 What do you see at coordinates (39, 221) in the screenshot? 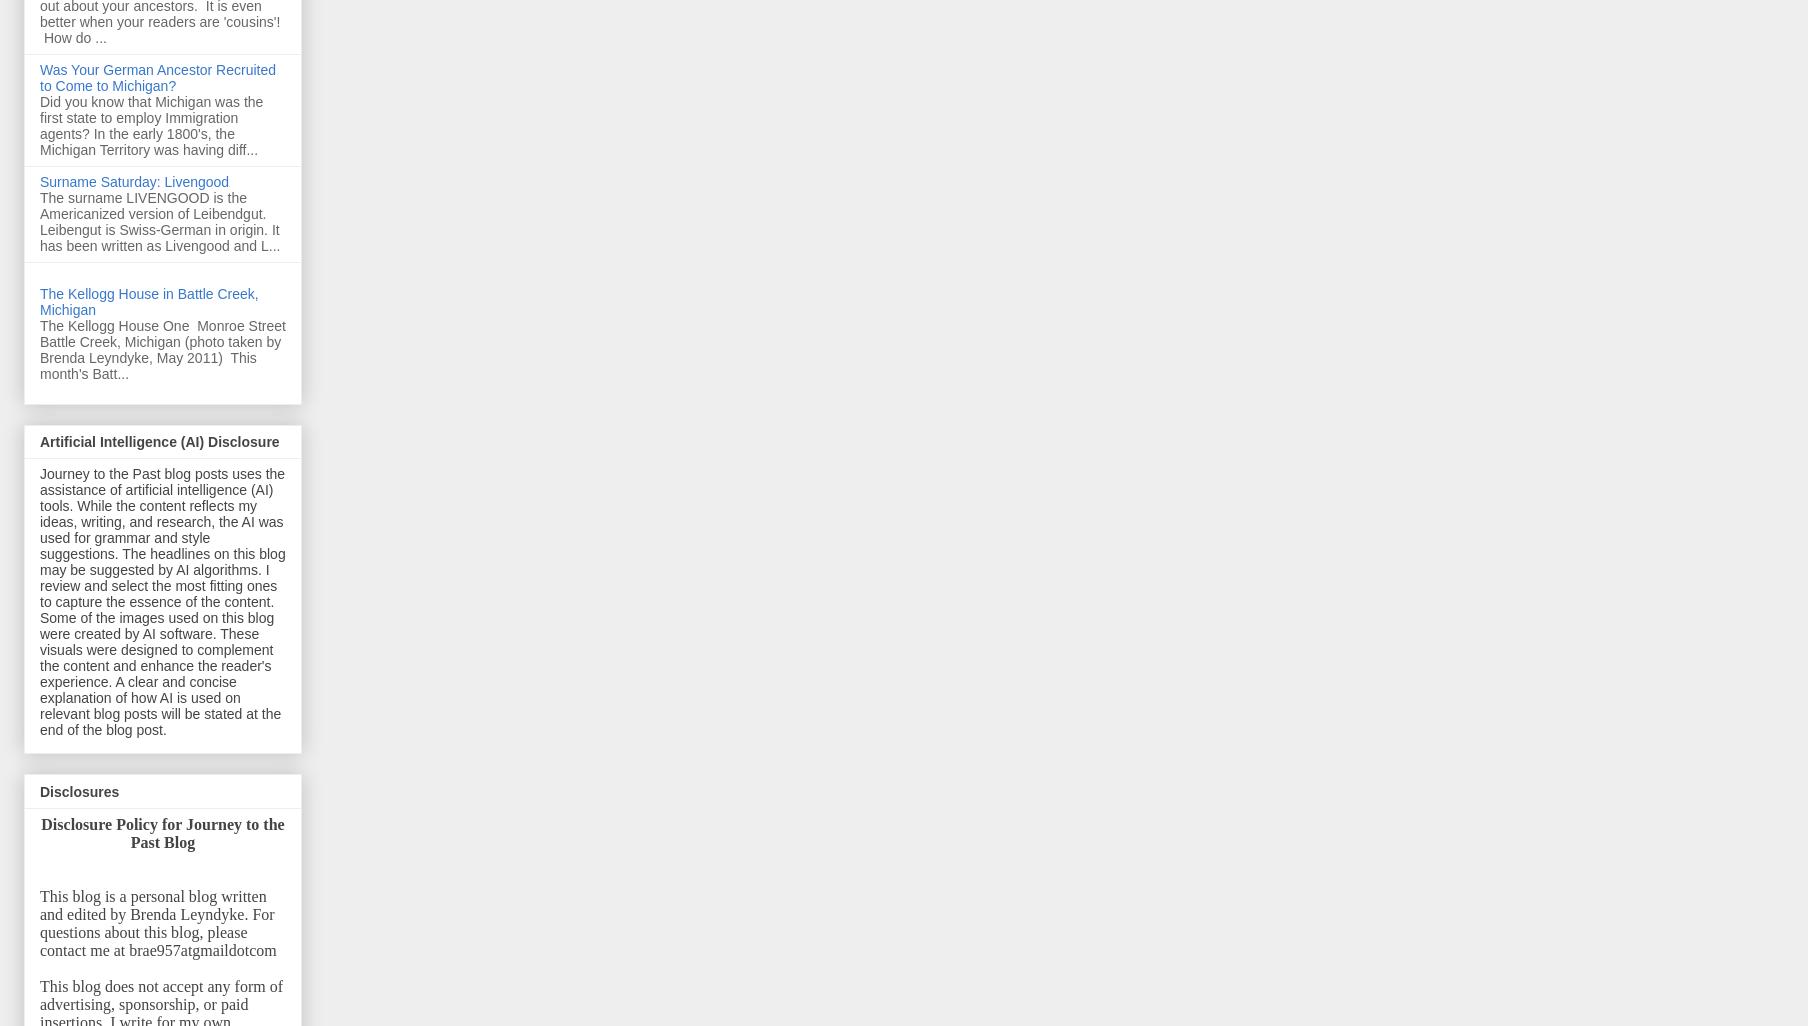
I see `'The surname LIVENGOOD is the Americanized version of Leibendgut. Leibengut is Swiss-German in origin. It has been written as Livengood and L...'` at bounding box center [39, 221].